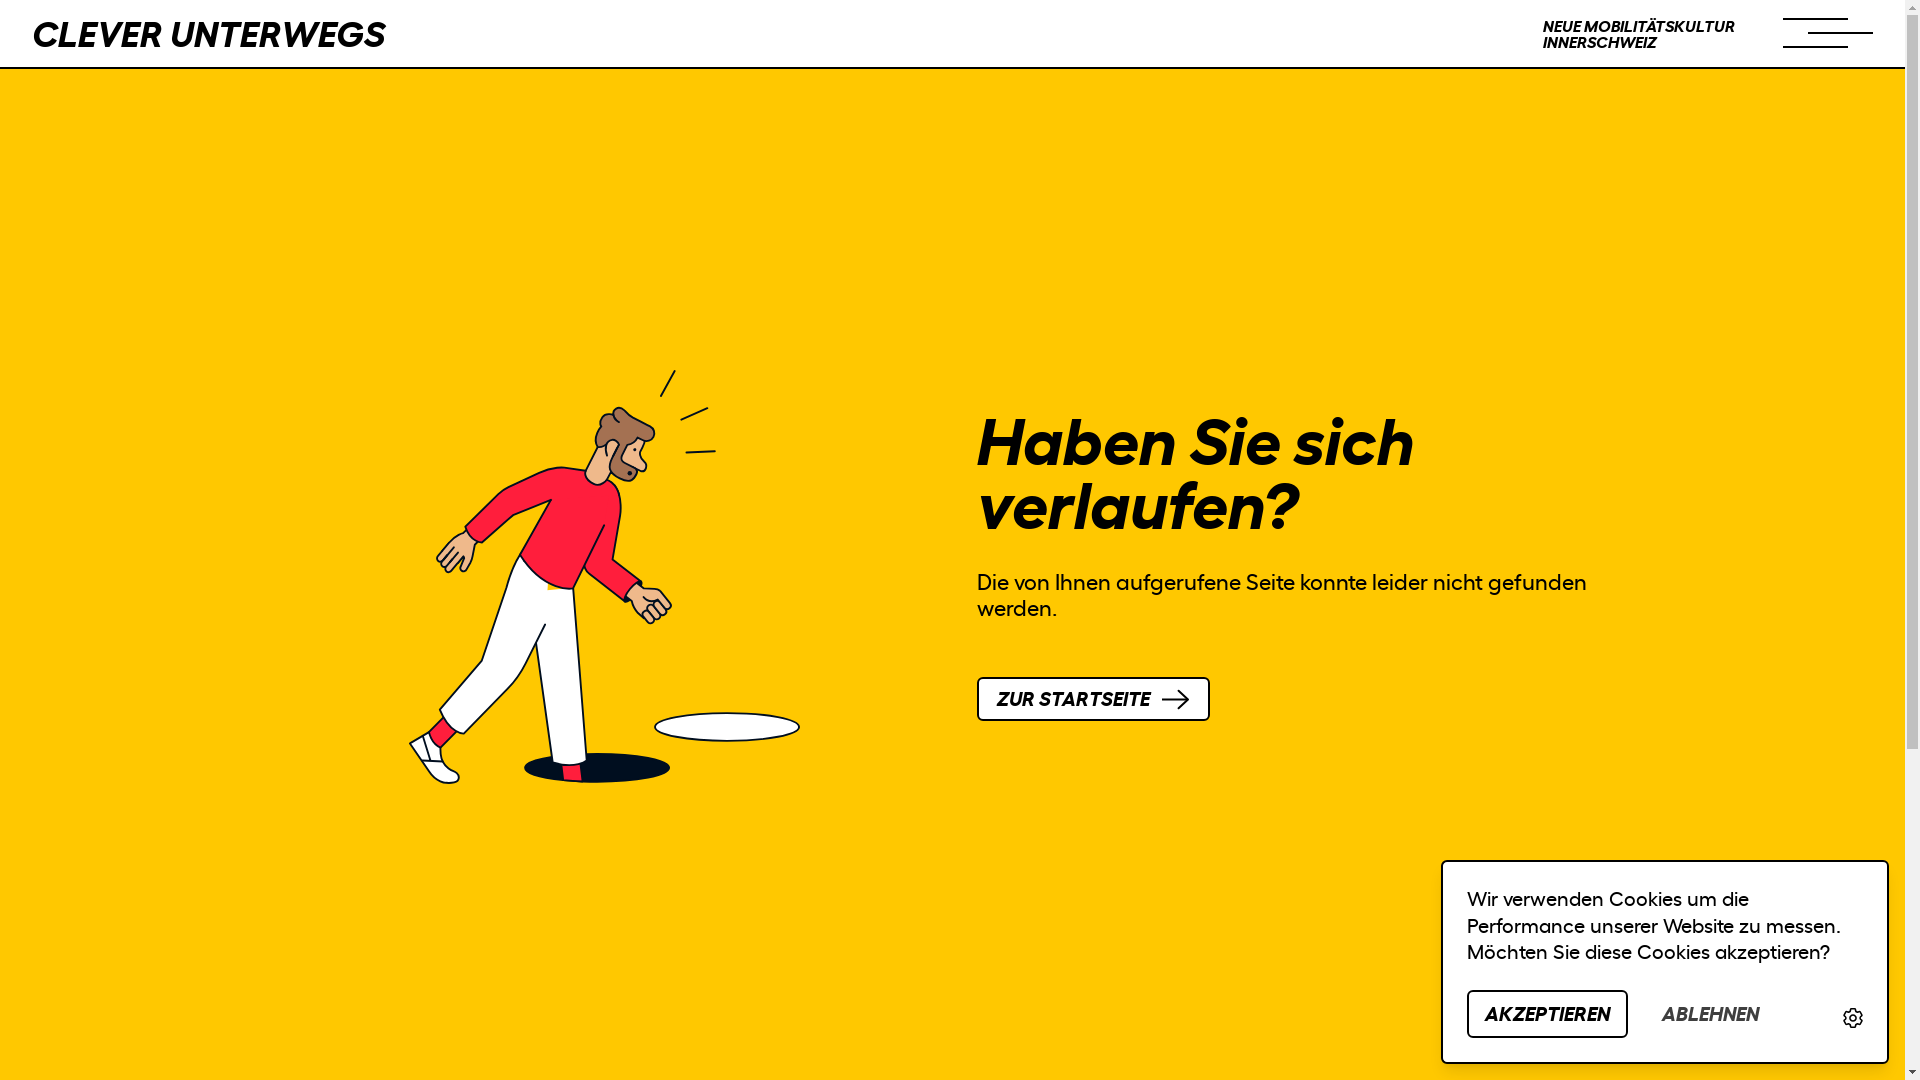 This screenshot has height=1080, width=1920. I want to click on 'ABLEHNEN', so click(1709, 1014).